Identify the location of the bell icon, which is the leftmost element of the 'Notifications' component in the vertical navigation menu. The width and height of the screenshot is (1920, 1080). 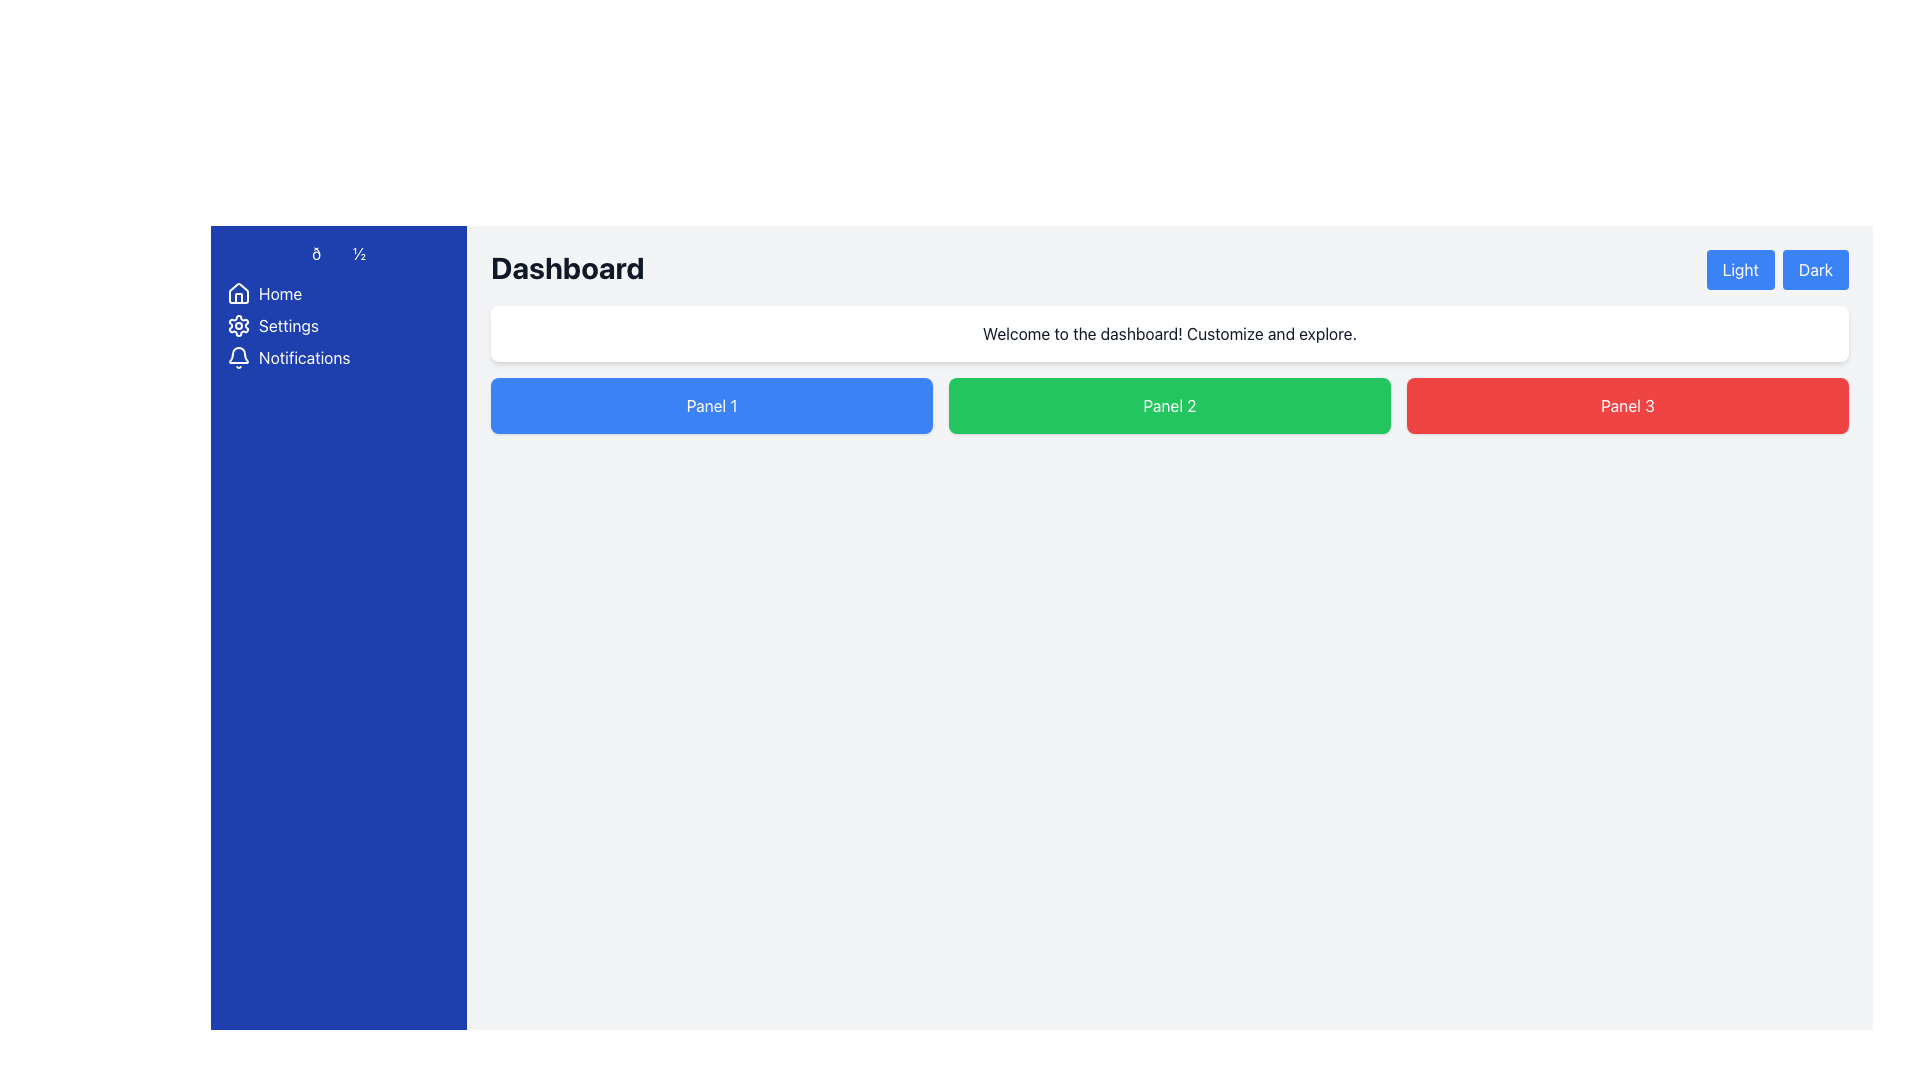
(239, 357).